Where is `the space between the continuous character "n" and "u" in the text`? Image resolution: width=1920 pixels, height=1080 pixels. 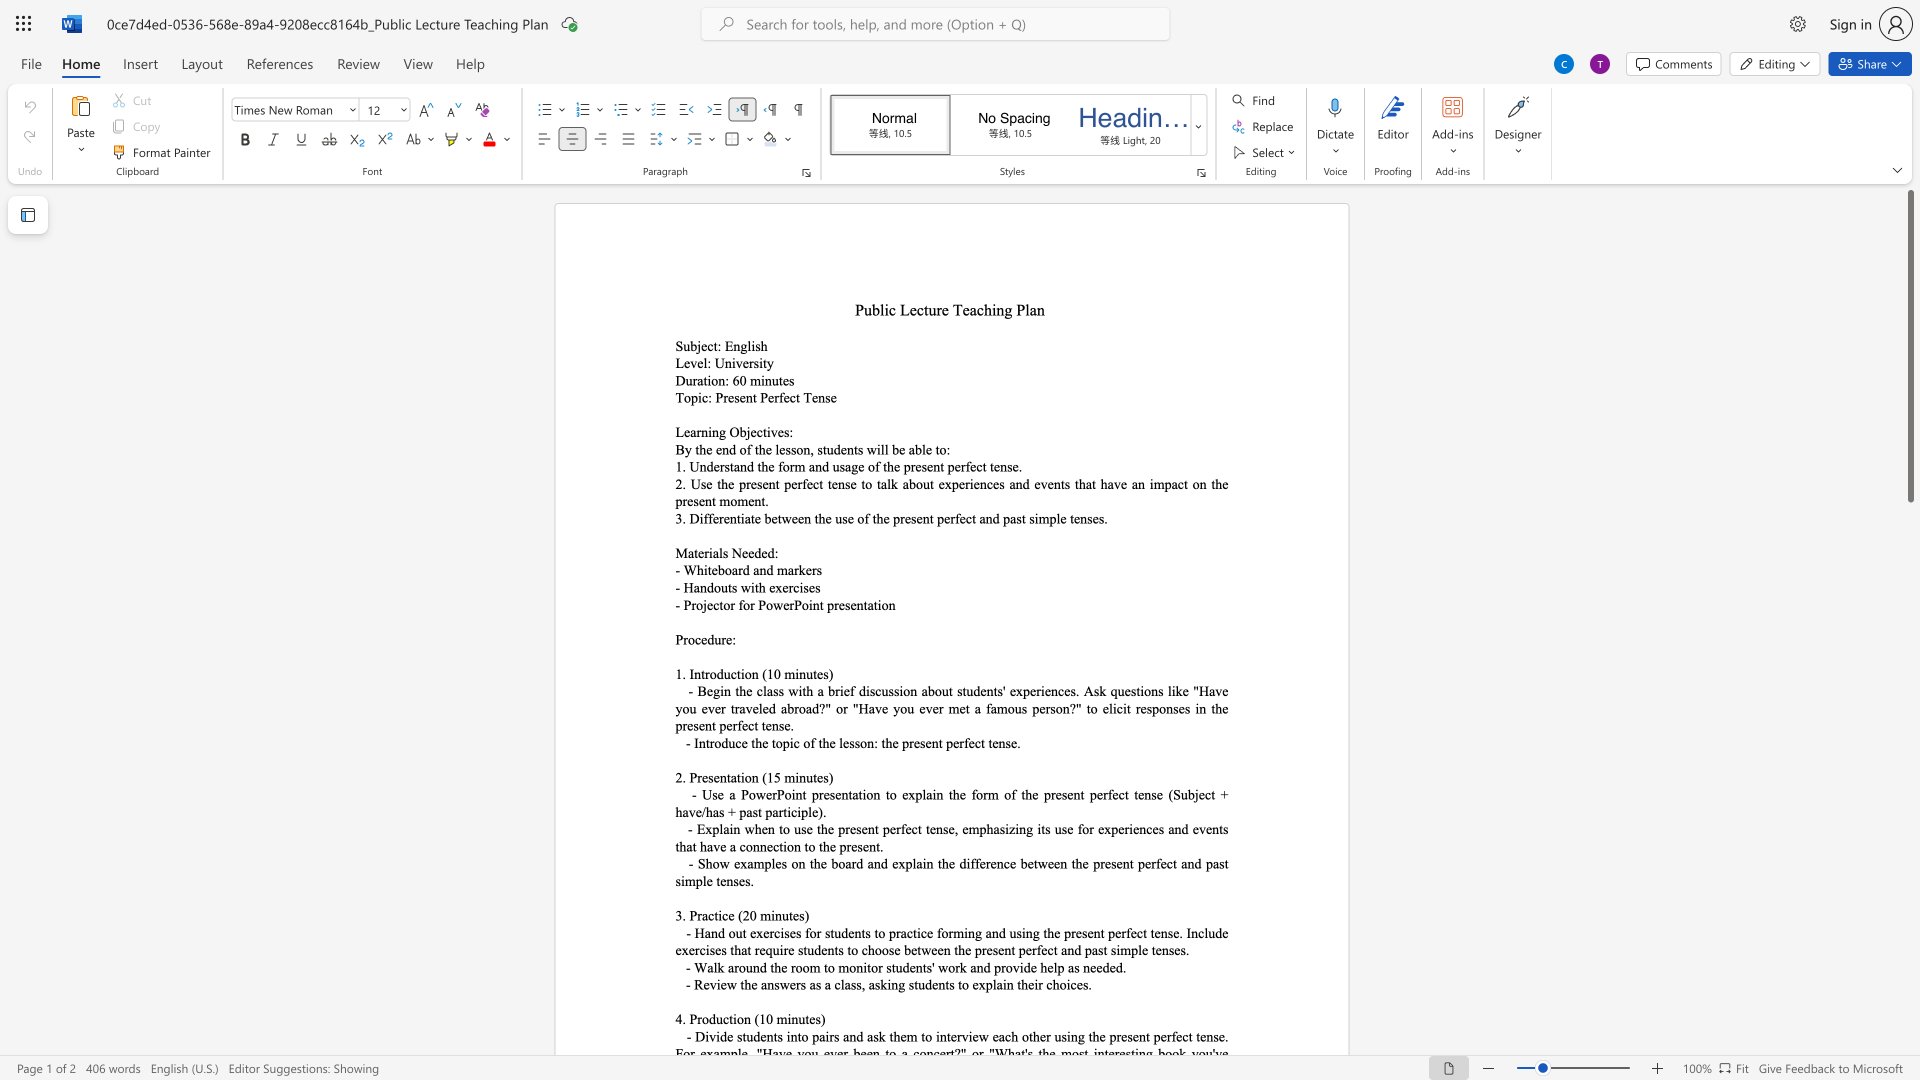
the space between the continuous character "n" and "u" in the text is located at coordinates (770, 380).